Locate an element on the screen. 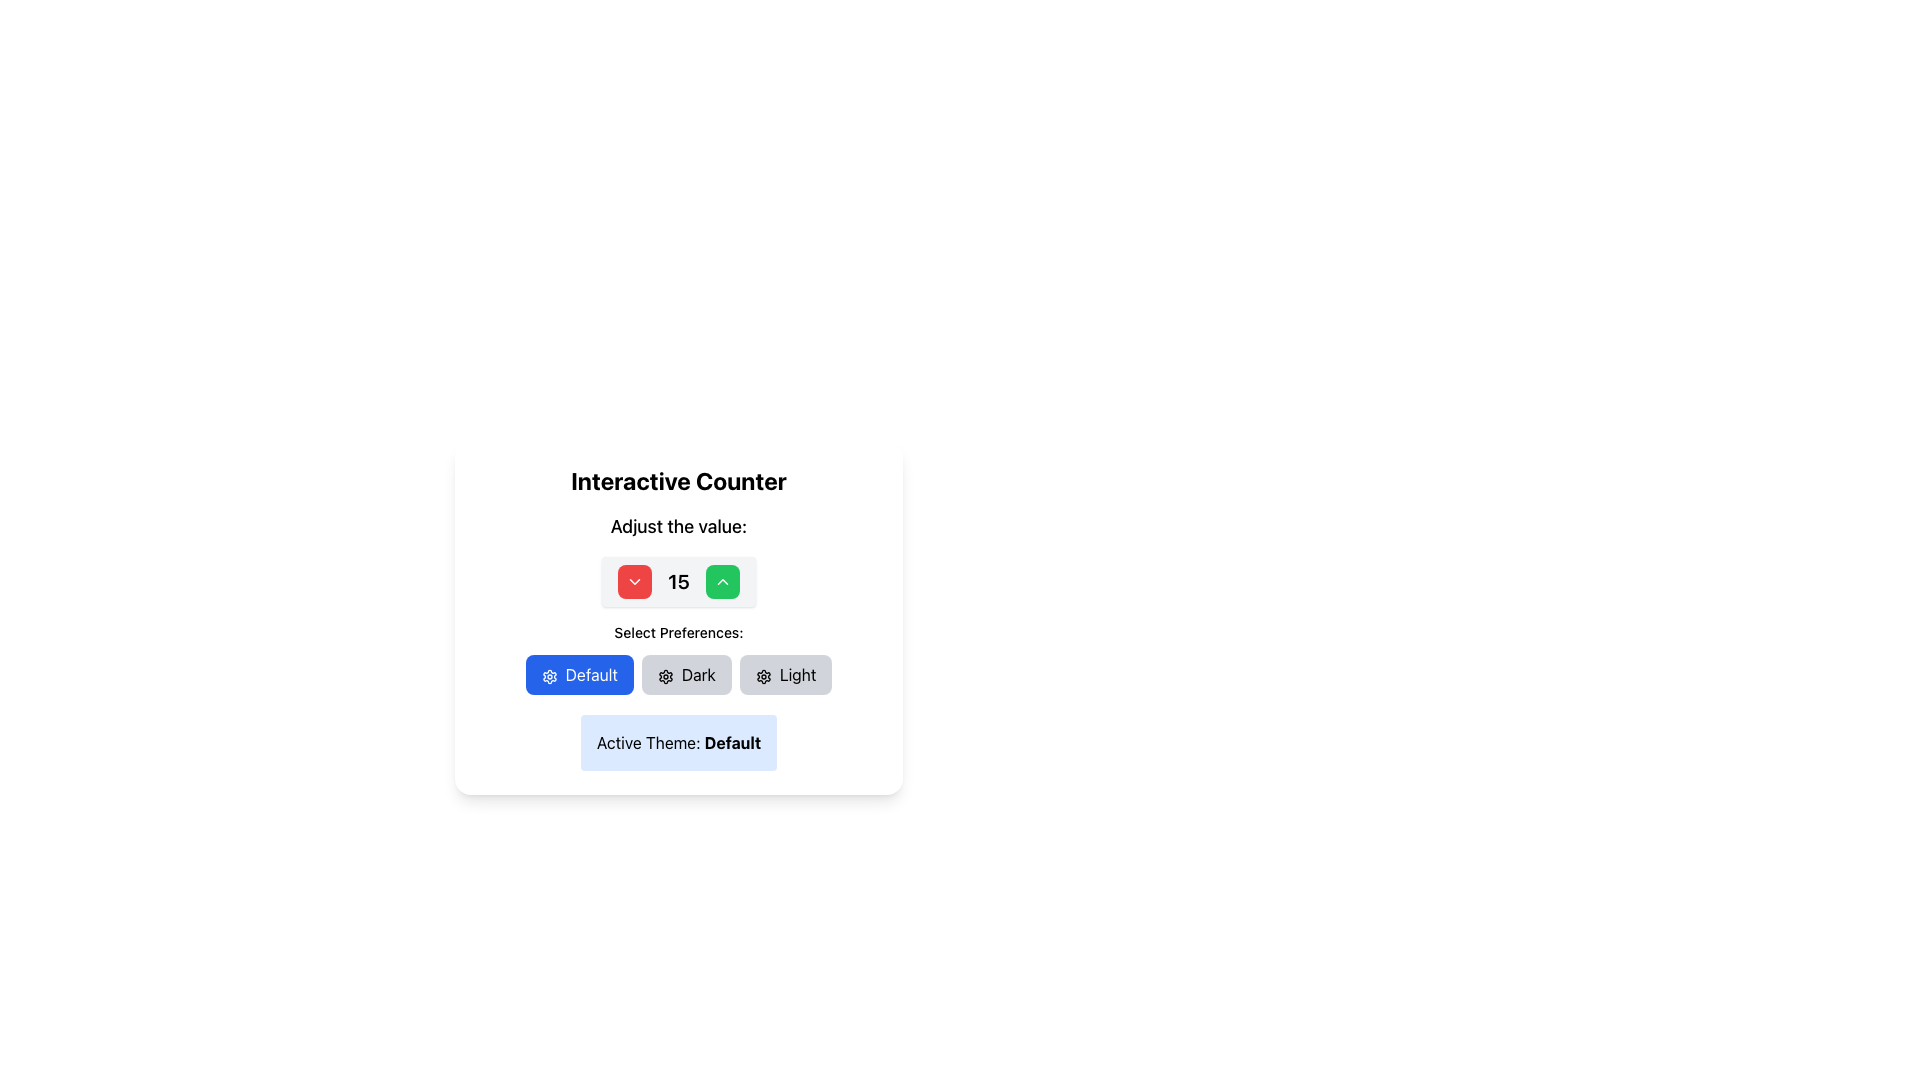  the 'Dark' button, which is the second button in a group of three is located at coordinates (686, 675).